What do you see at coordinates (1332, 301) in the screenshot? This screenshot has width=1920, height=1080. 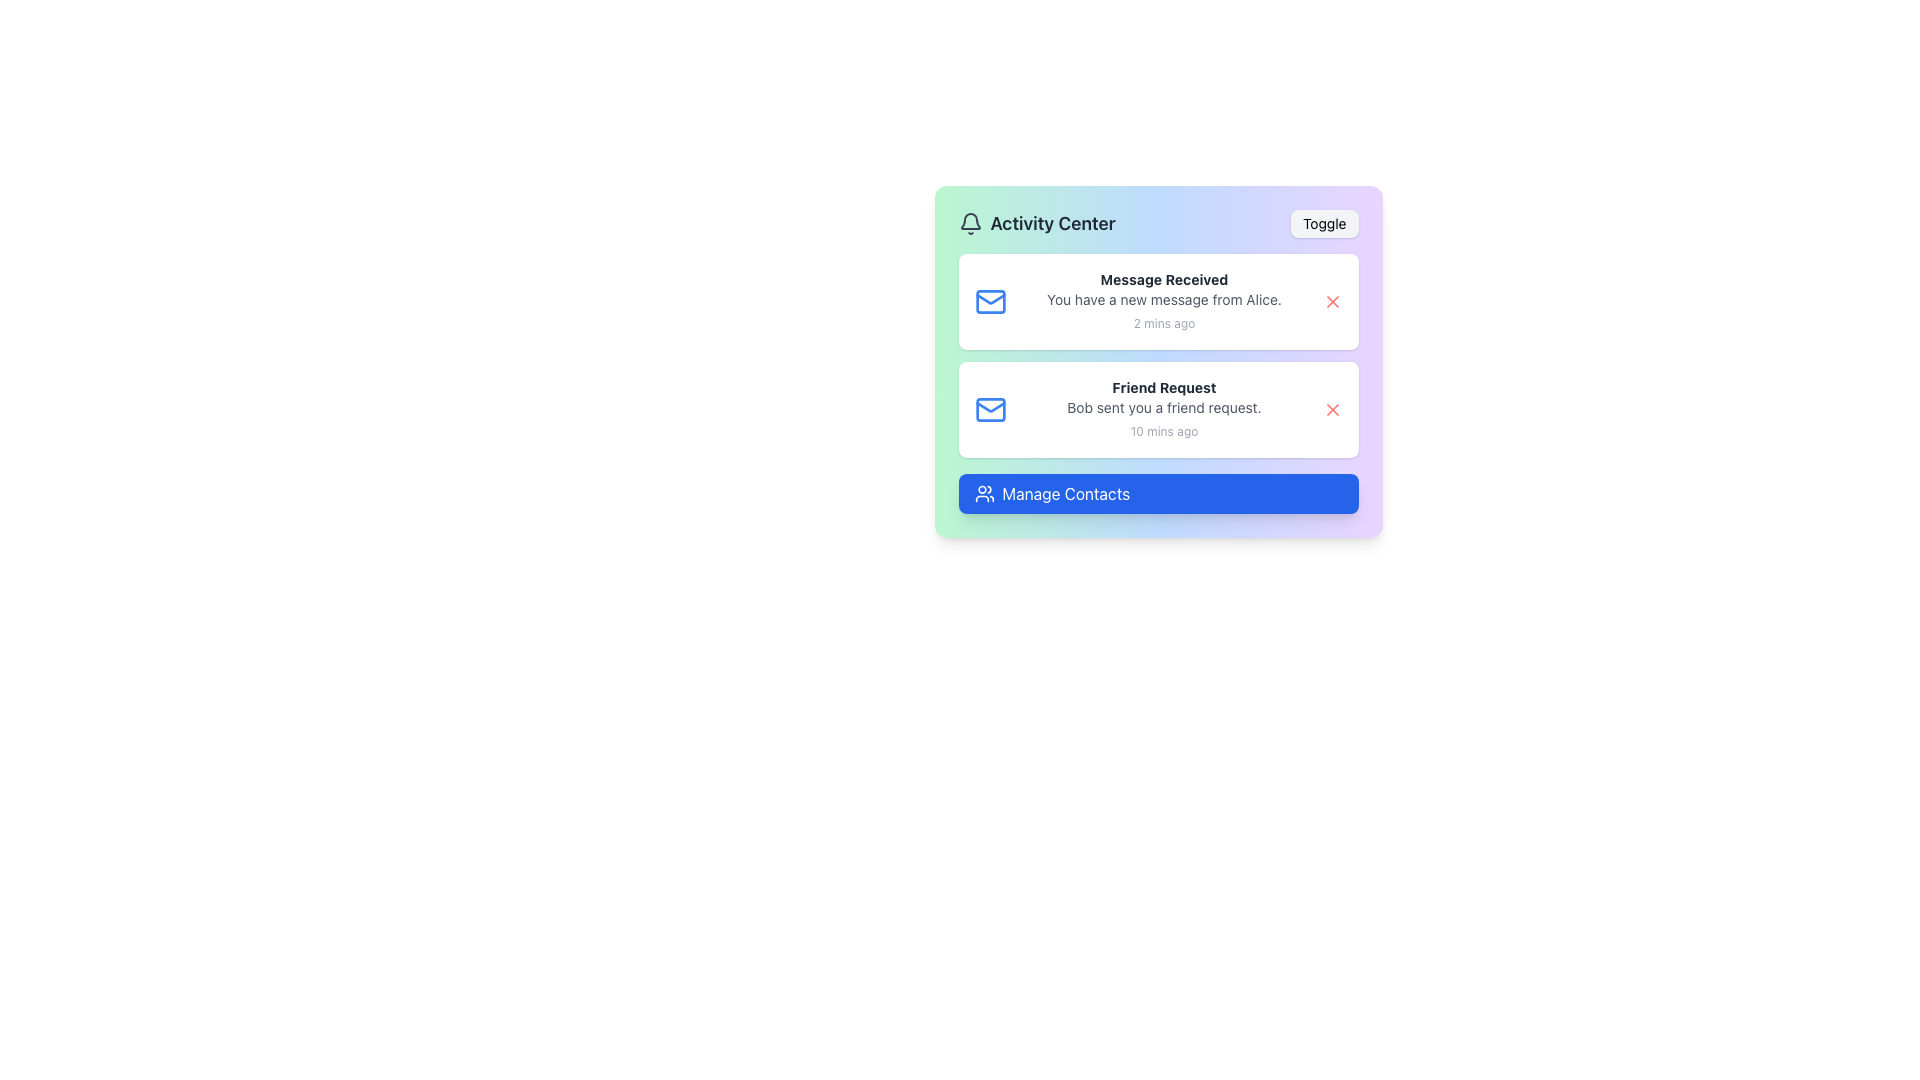 I see `the button styled as an 'X' located in the top-right corner of the 'Message Received' notification card` at bounding box center [1332, 301].